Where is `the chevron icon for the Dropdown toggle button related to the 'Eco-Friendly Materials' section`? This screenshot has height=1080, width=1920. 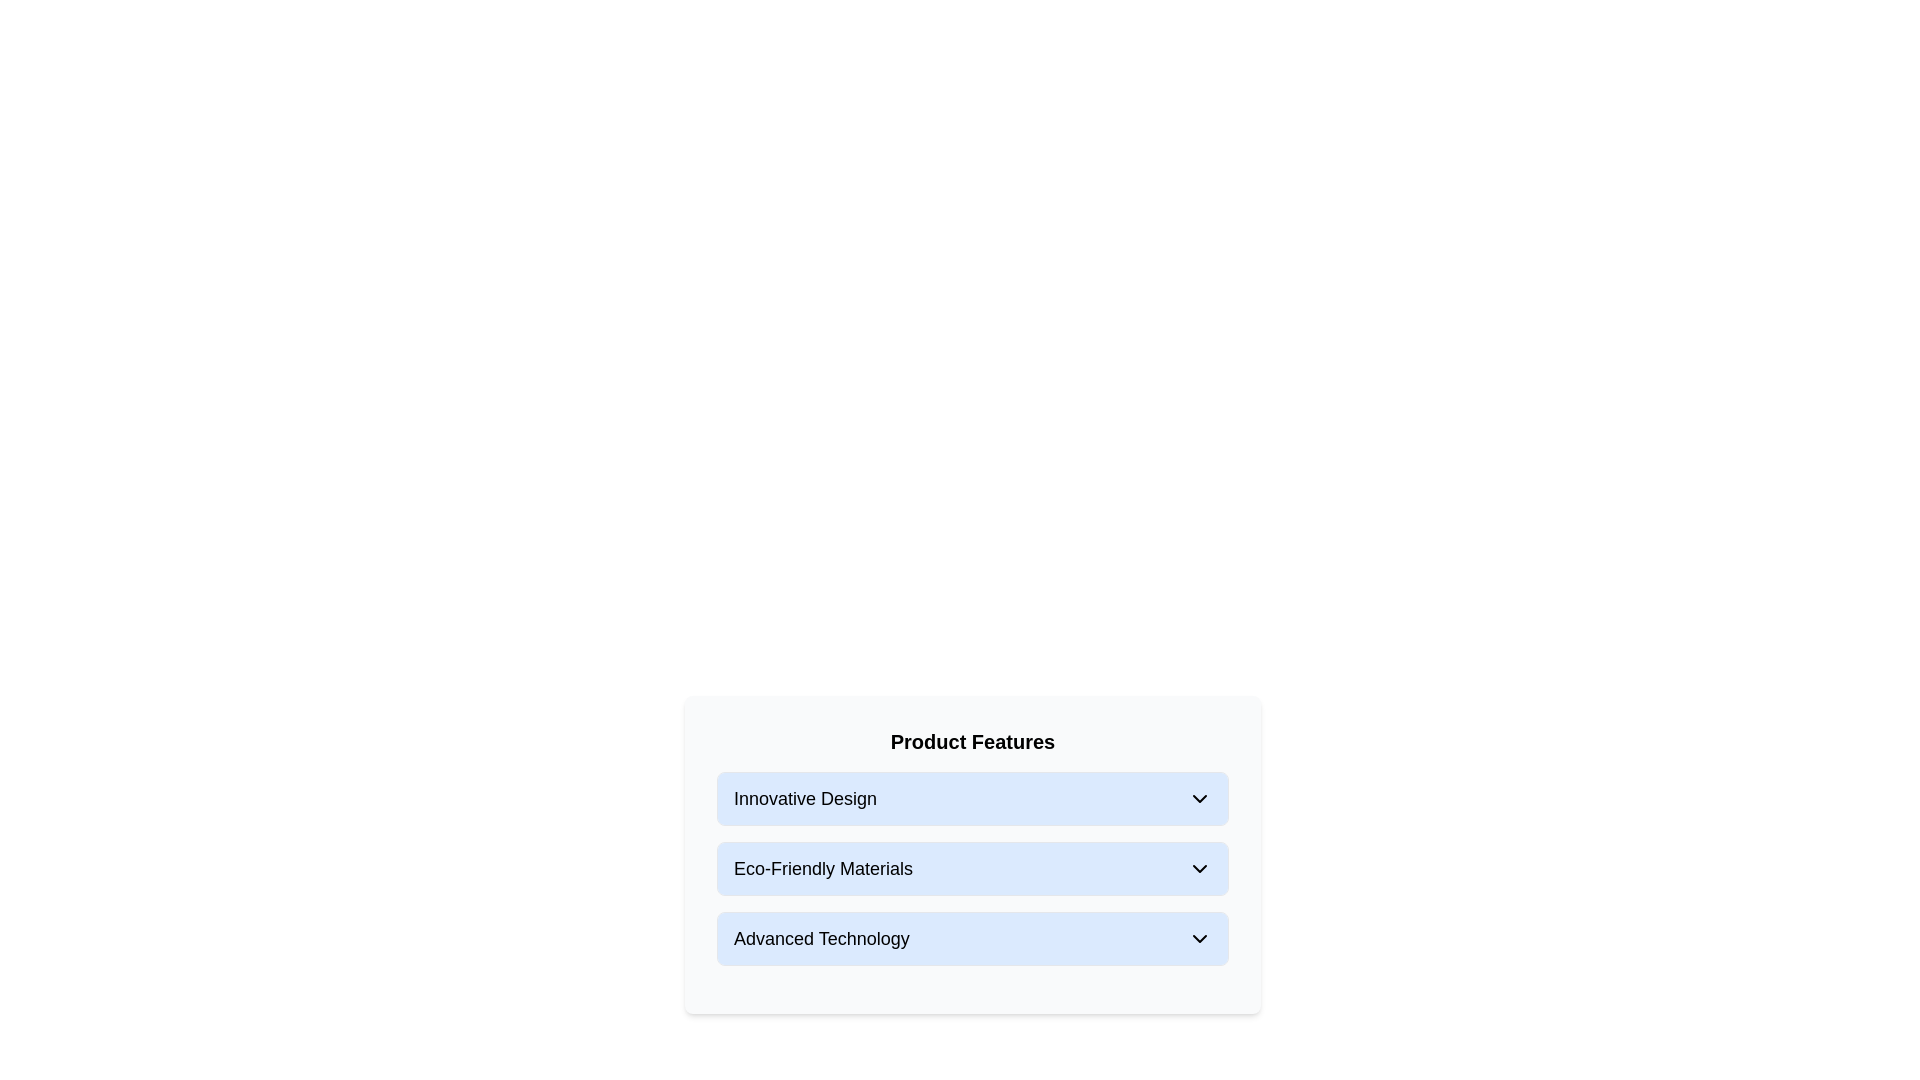
the chevron icon for the Dropdown toggle button related to the 'Eco-Friendly Materials' section is located at coordinates (1200, 867).